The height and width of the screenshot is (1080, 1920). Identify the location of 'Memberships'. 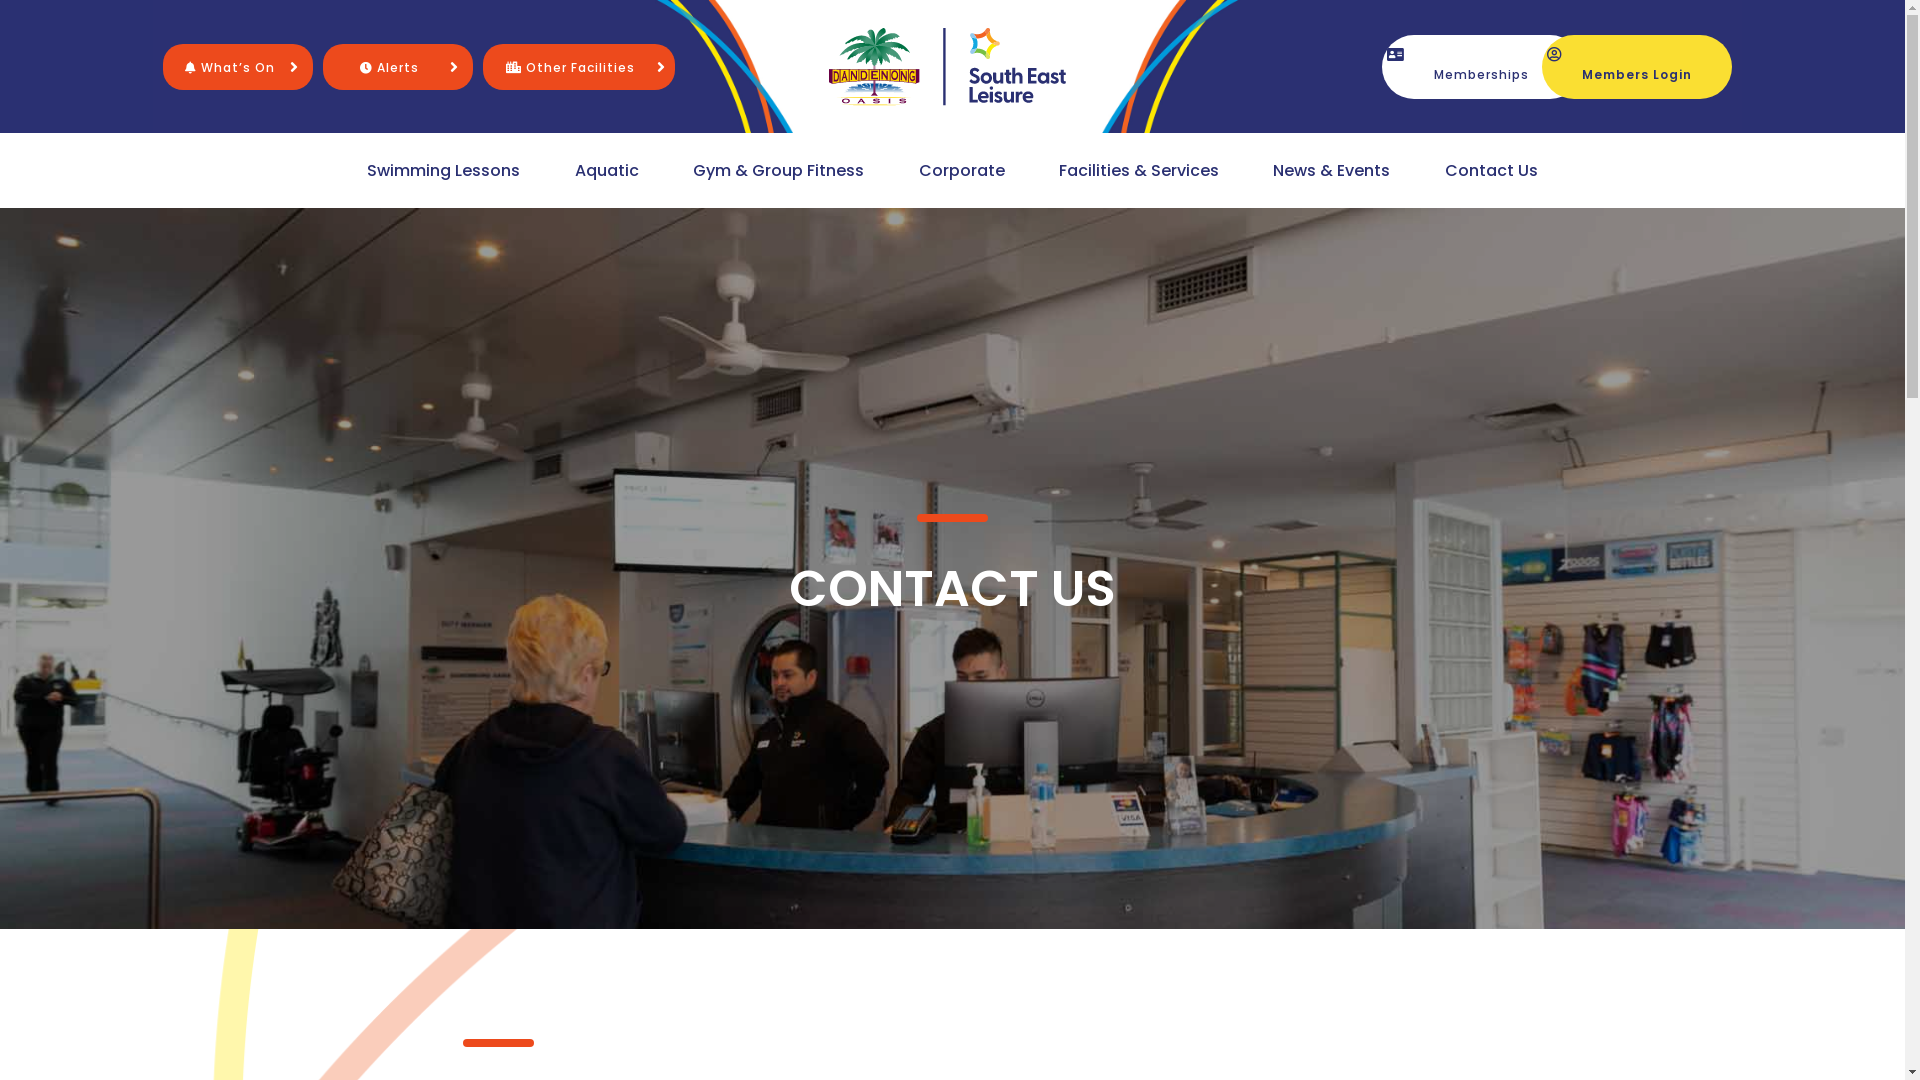
(1381, 64).